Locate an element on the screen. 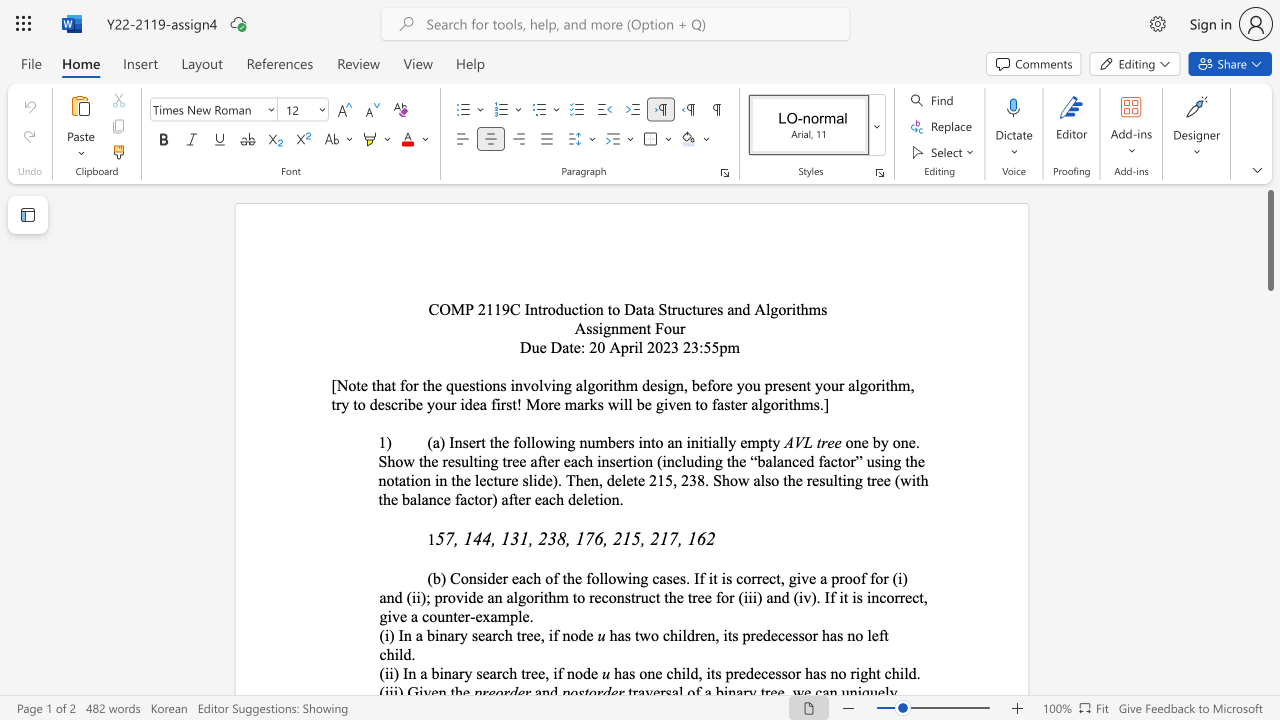  the vertical scrollbar to lower the page content is located at coordinates (1269, 480).